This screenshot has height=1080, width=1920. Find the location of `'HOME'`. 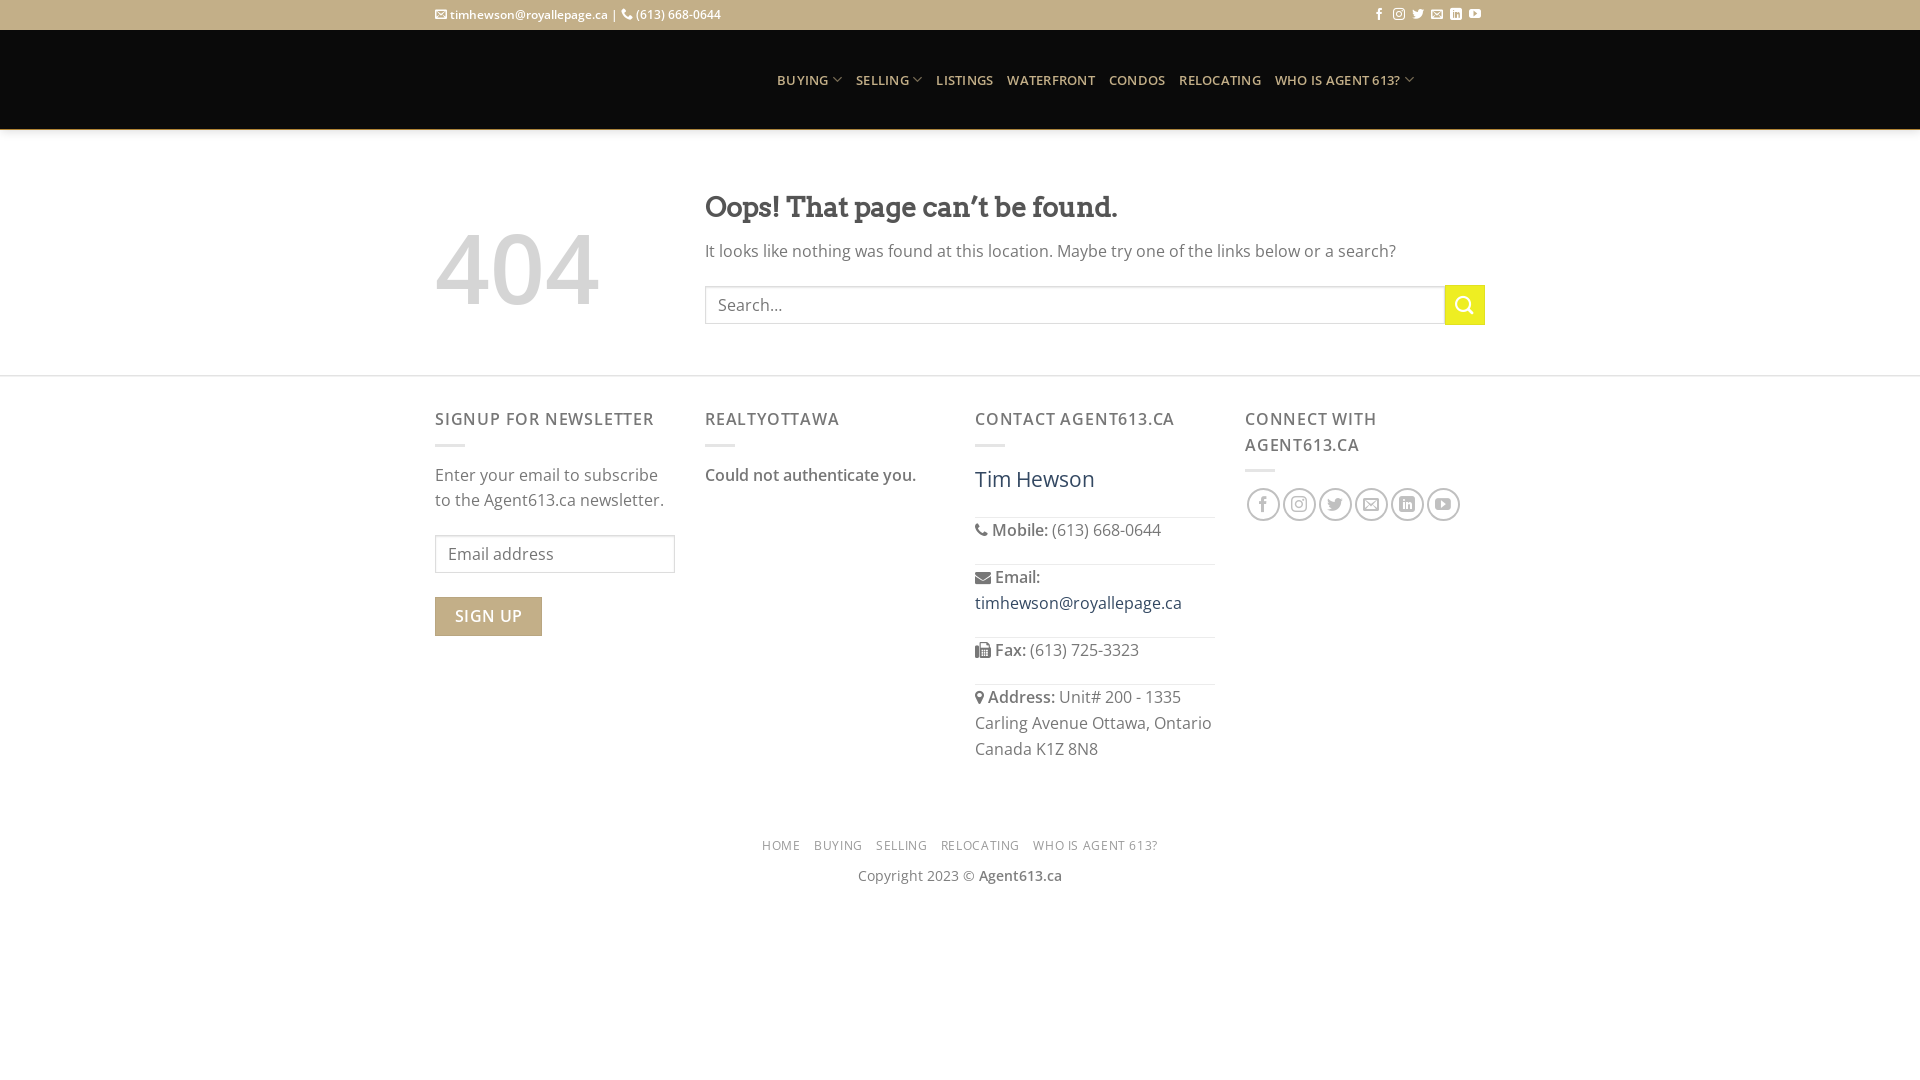

'HOME' is located at coordinates (761, 845).